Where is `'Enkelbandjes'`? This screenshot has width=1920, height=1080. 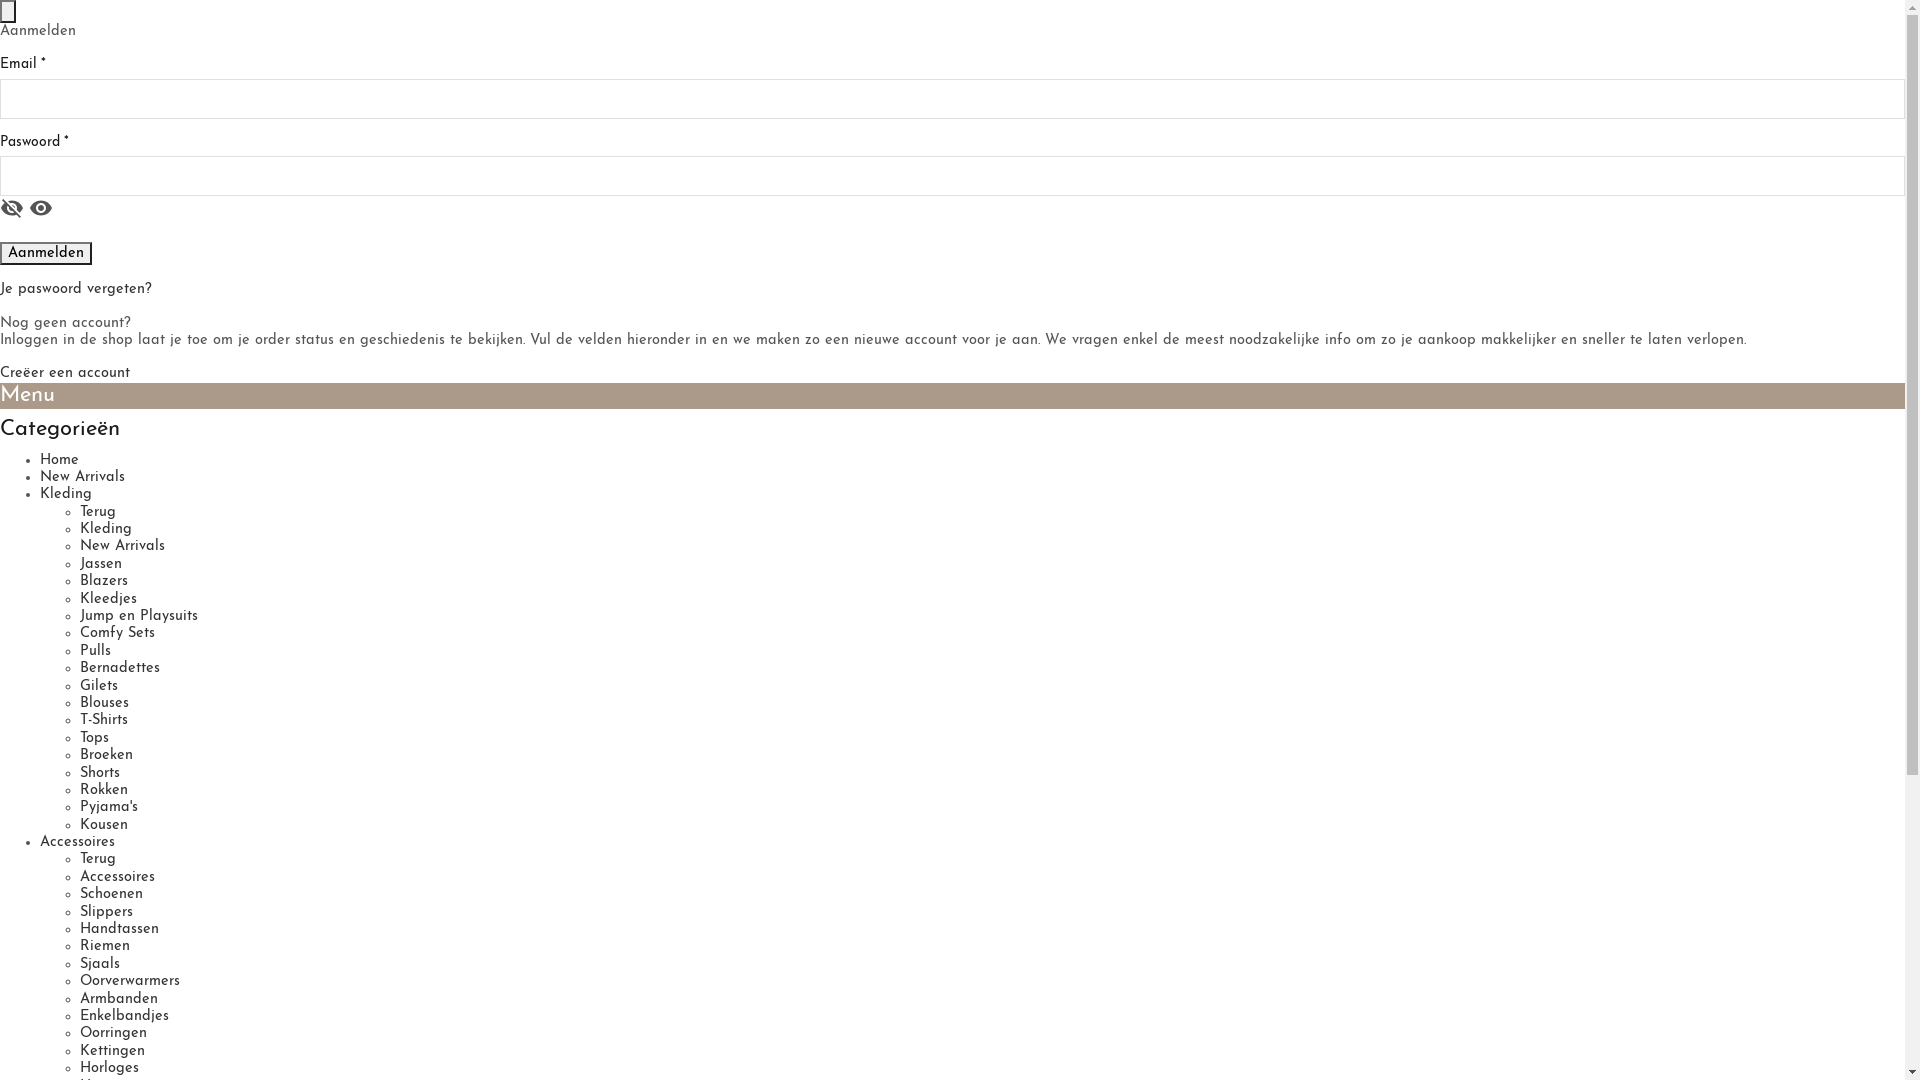 'Enkelbandjes' is located at coordinates (123, 1016).